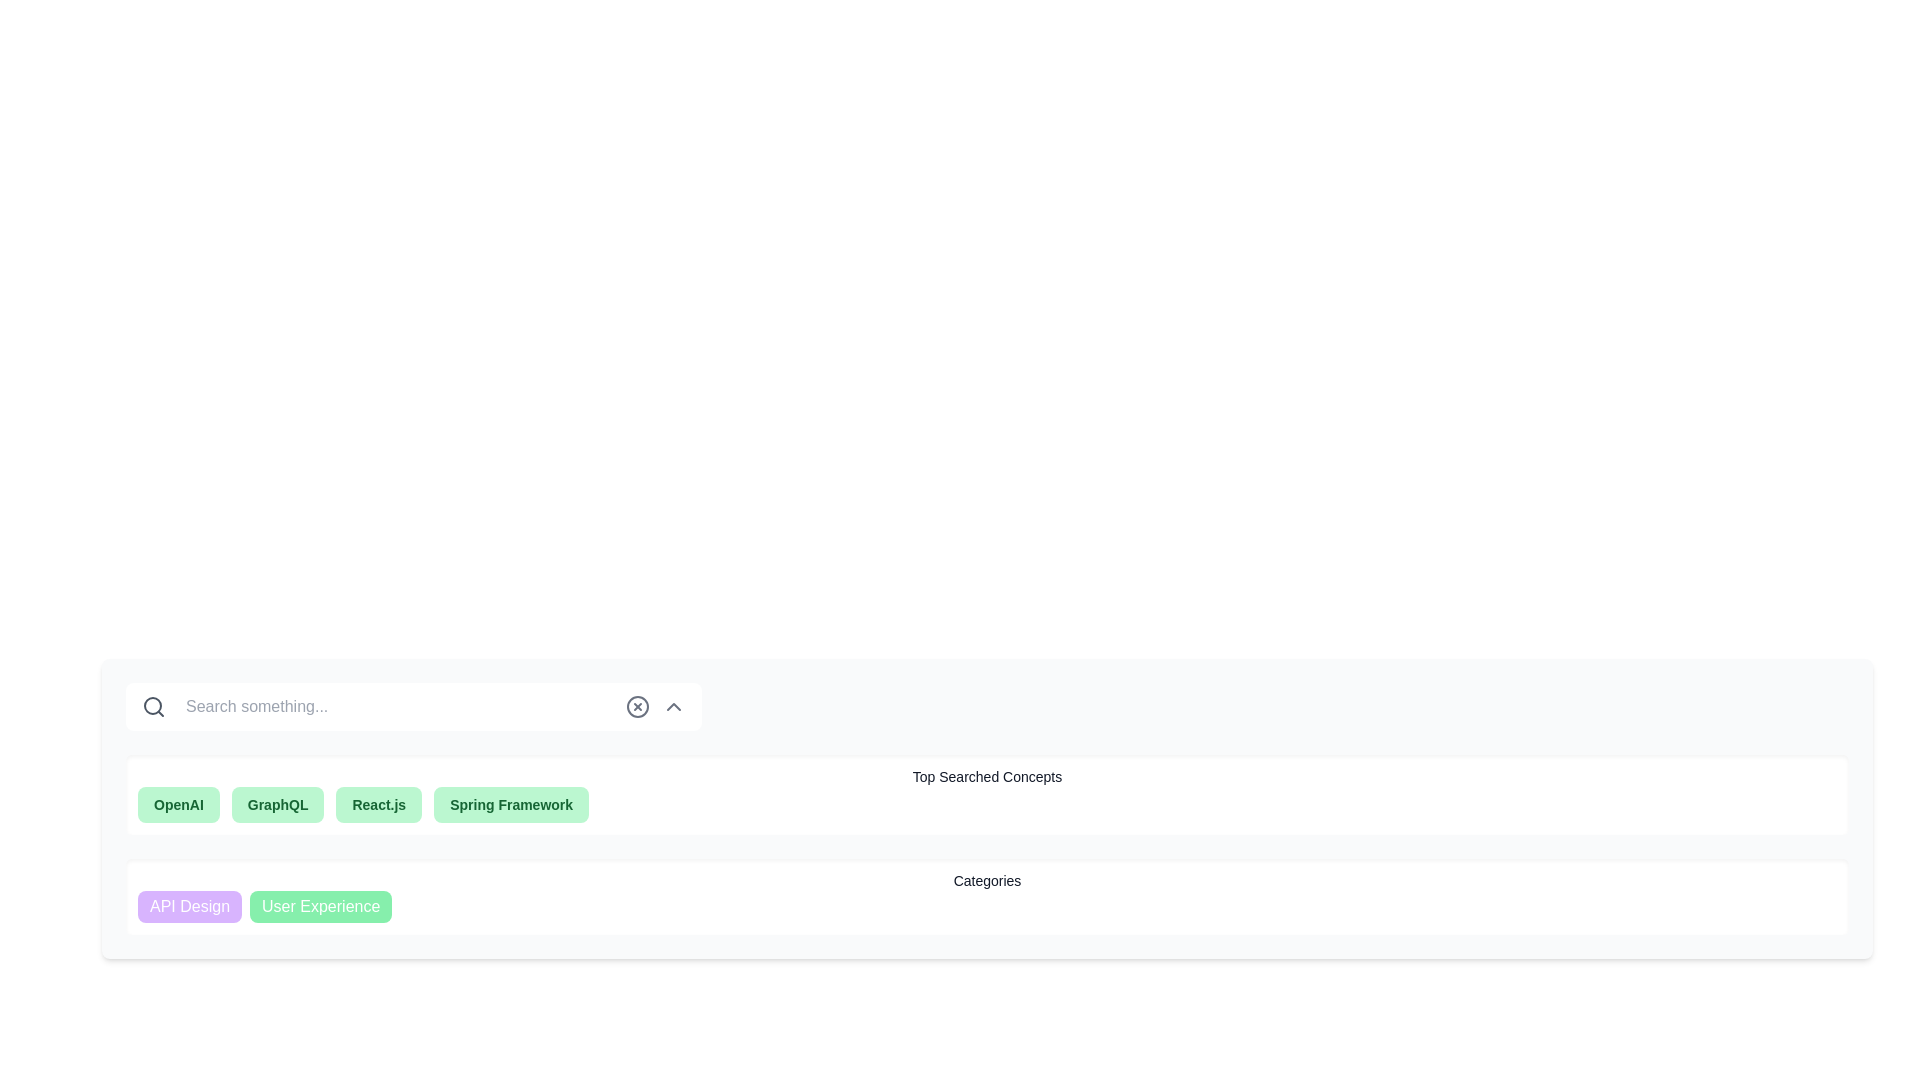  What do you see at coordinates (379, 804) in the screenshot?
I see `the 'React.js' button, which is a rounded rectangular button with a light green background and bold dark green text, positioned as the third button in a row of four similar buttons` at bounding box center [379, 804].